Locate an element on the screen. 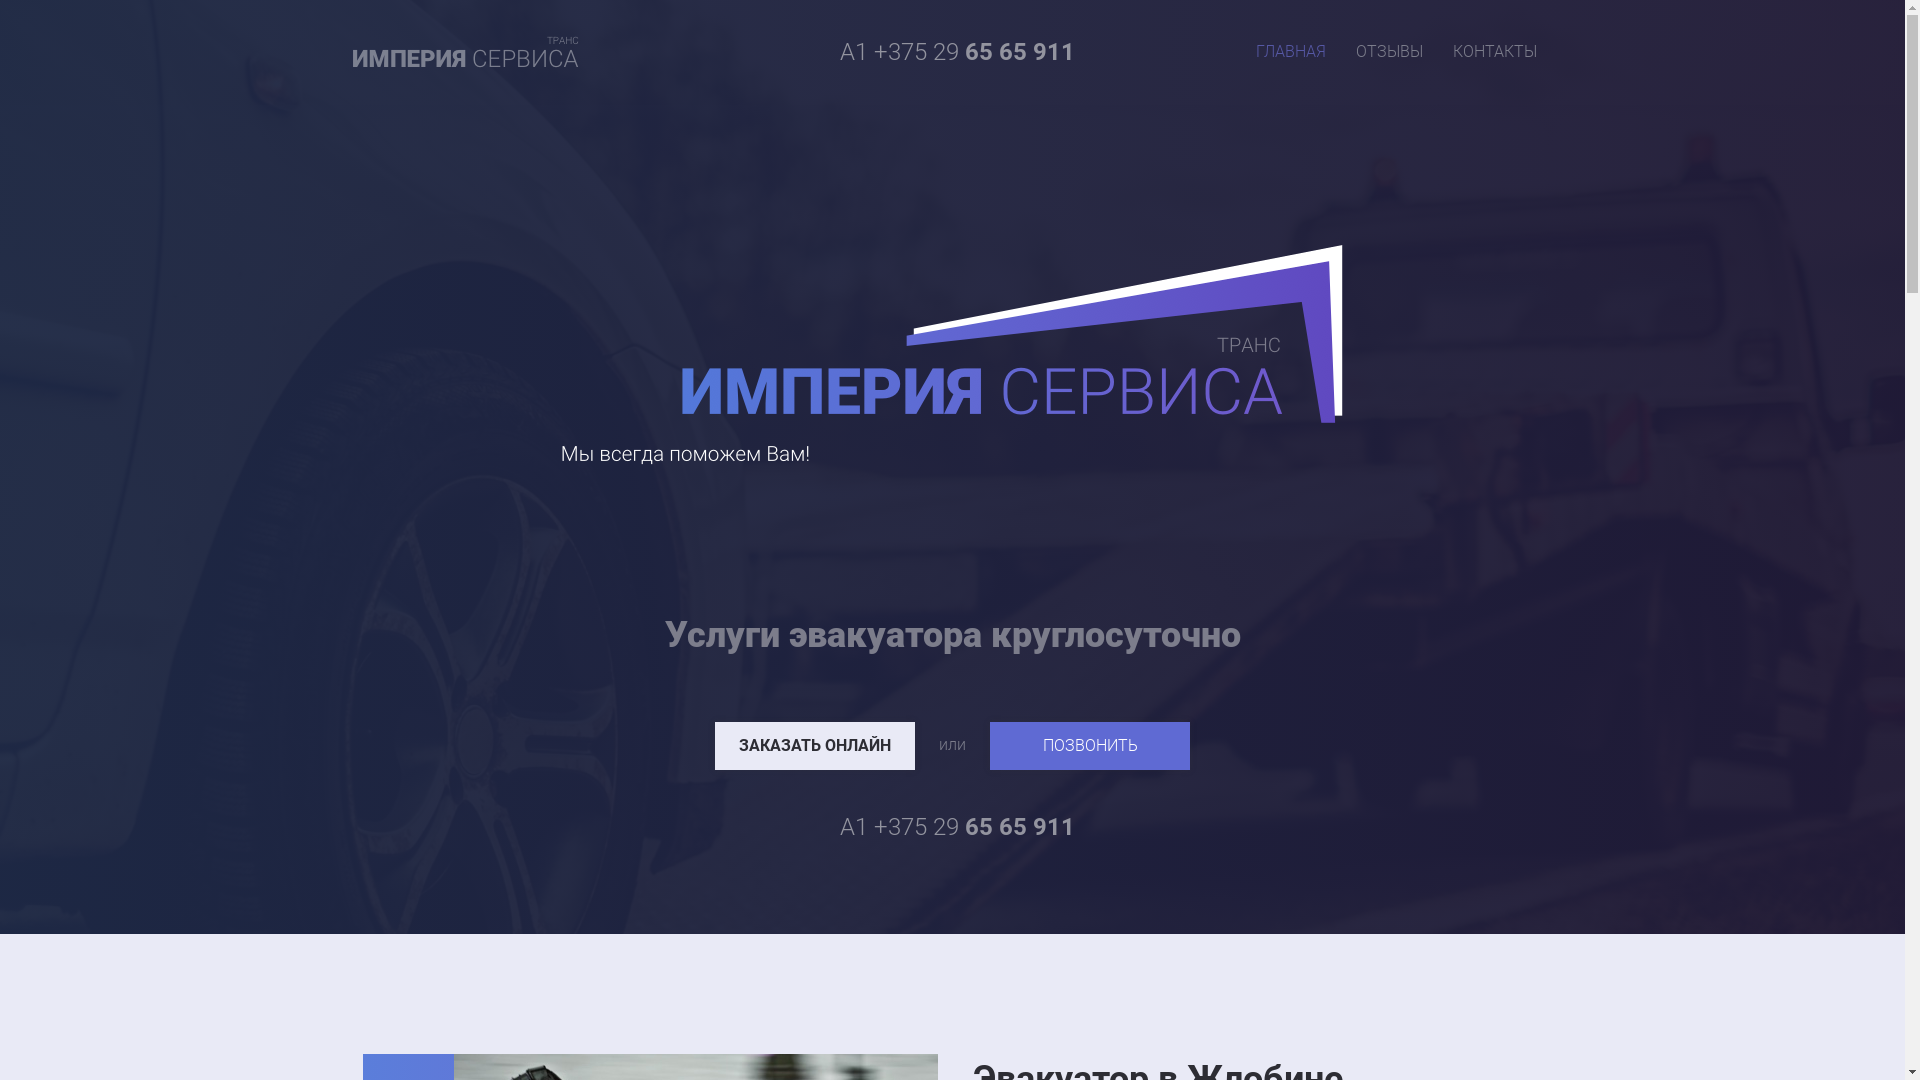 The image size is (1920, 1080). 'A1 +375 29 65 65 911' is located at coordinates (956, 50).